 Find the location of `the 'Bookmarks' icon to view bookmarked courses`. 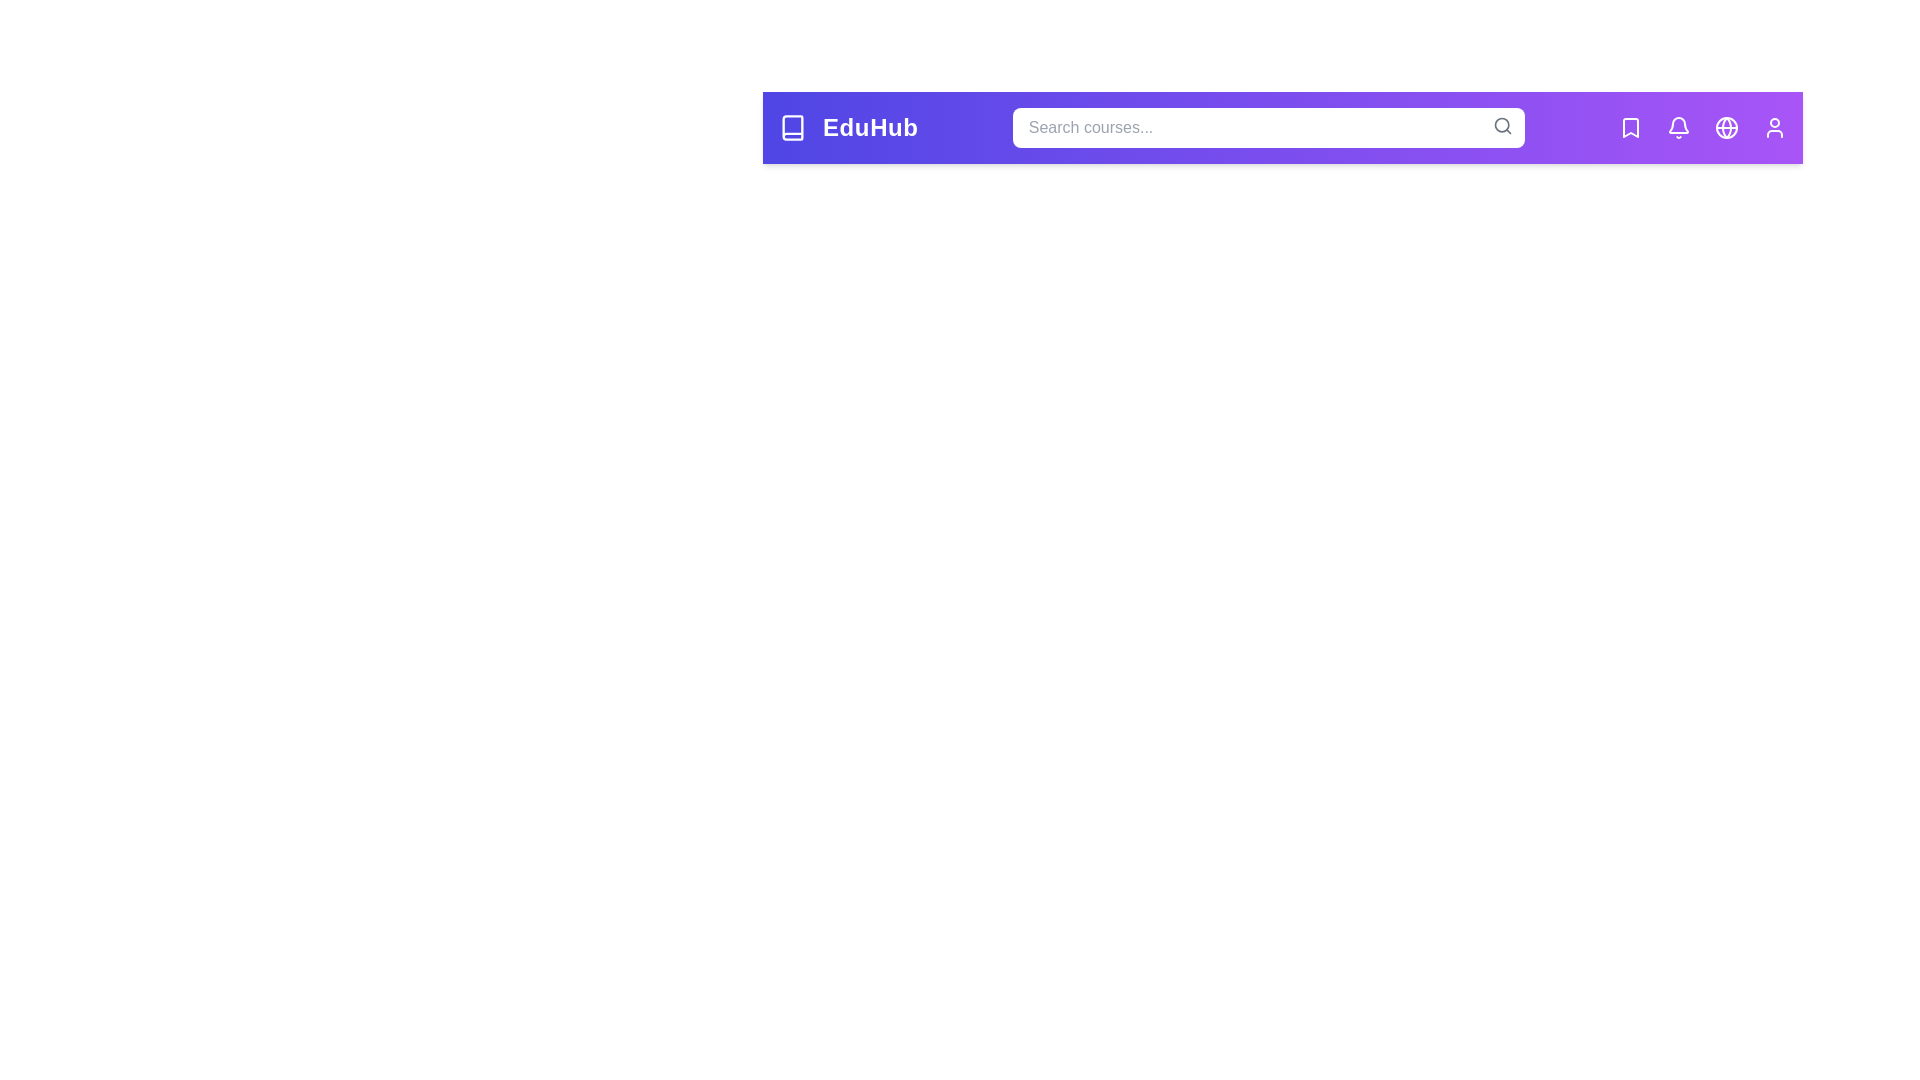

the 'Bookmarks' icon to view bookmarked courses is located at coordinates (1631, 127).